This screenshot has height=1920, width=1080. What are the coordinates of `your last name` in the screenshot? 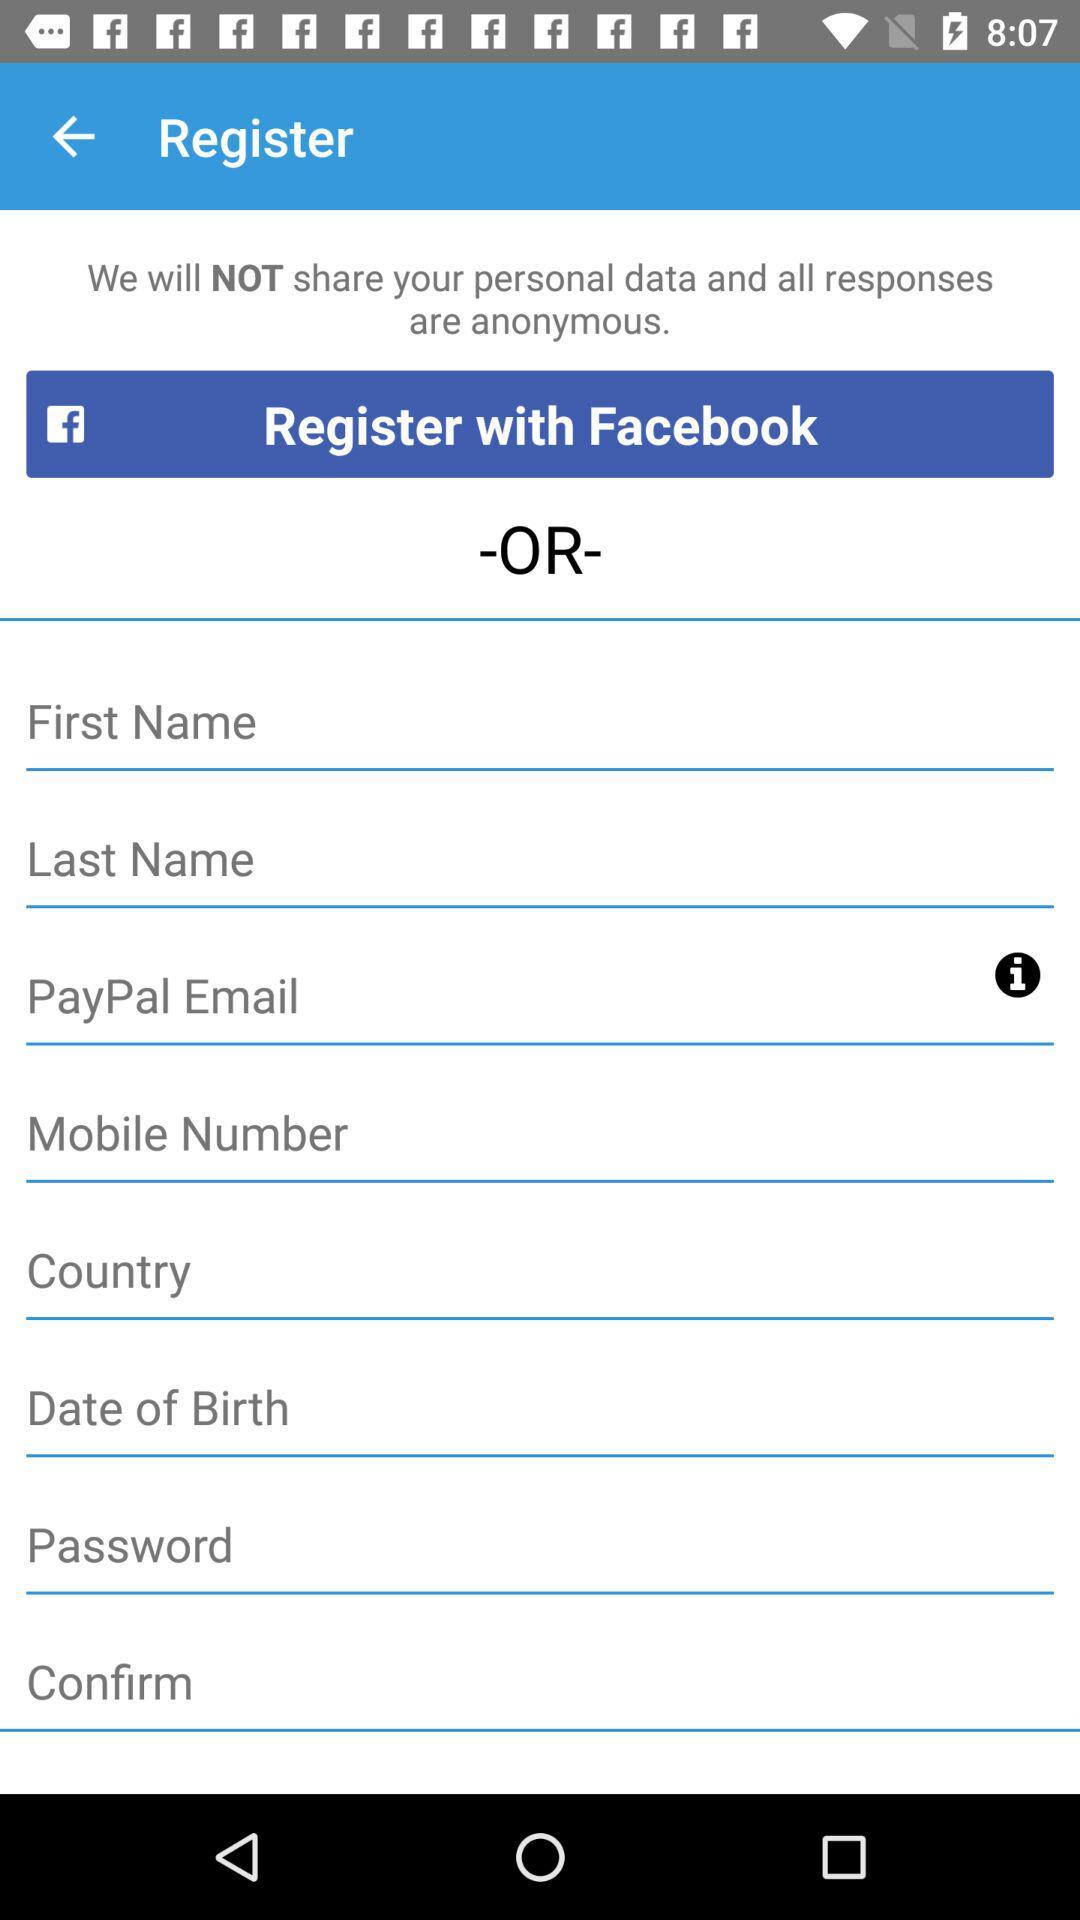 It's located at (540, 859).